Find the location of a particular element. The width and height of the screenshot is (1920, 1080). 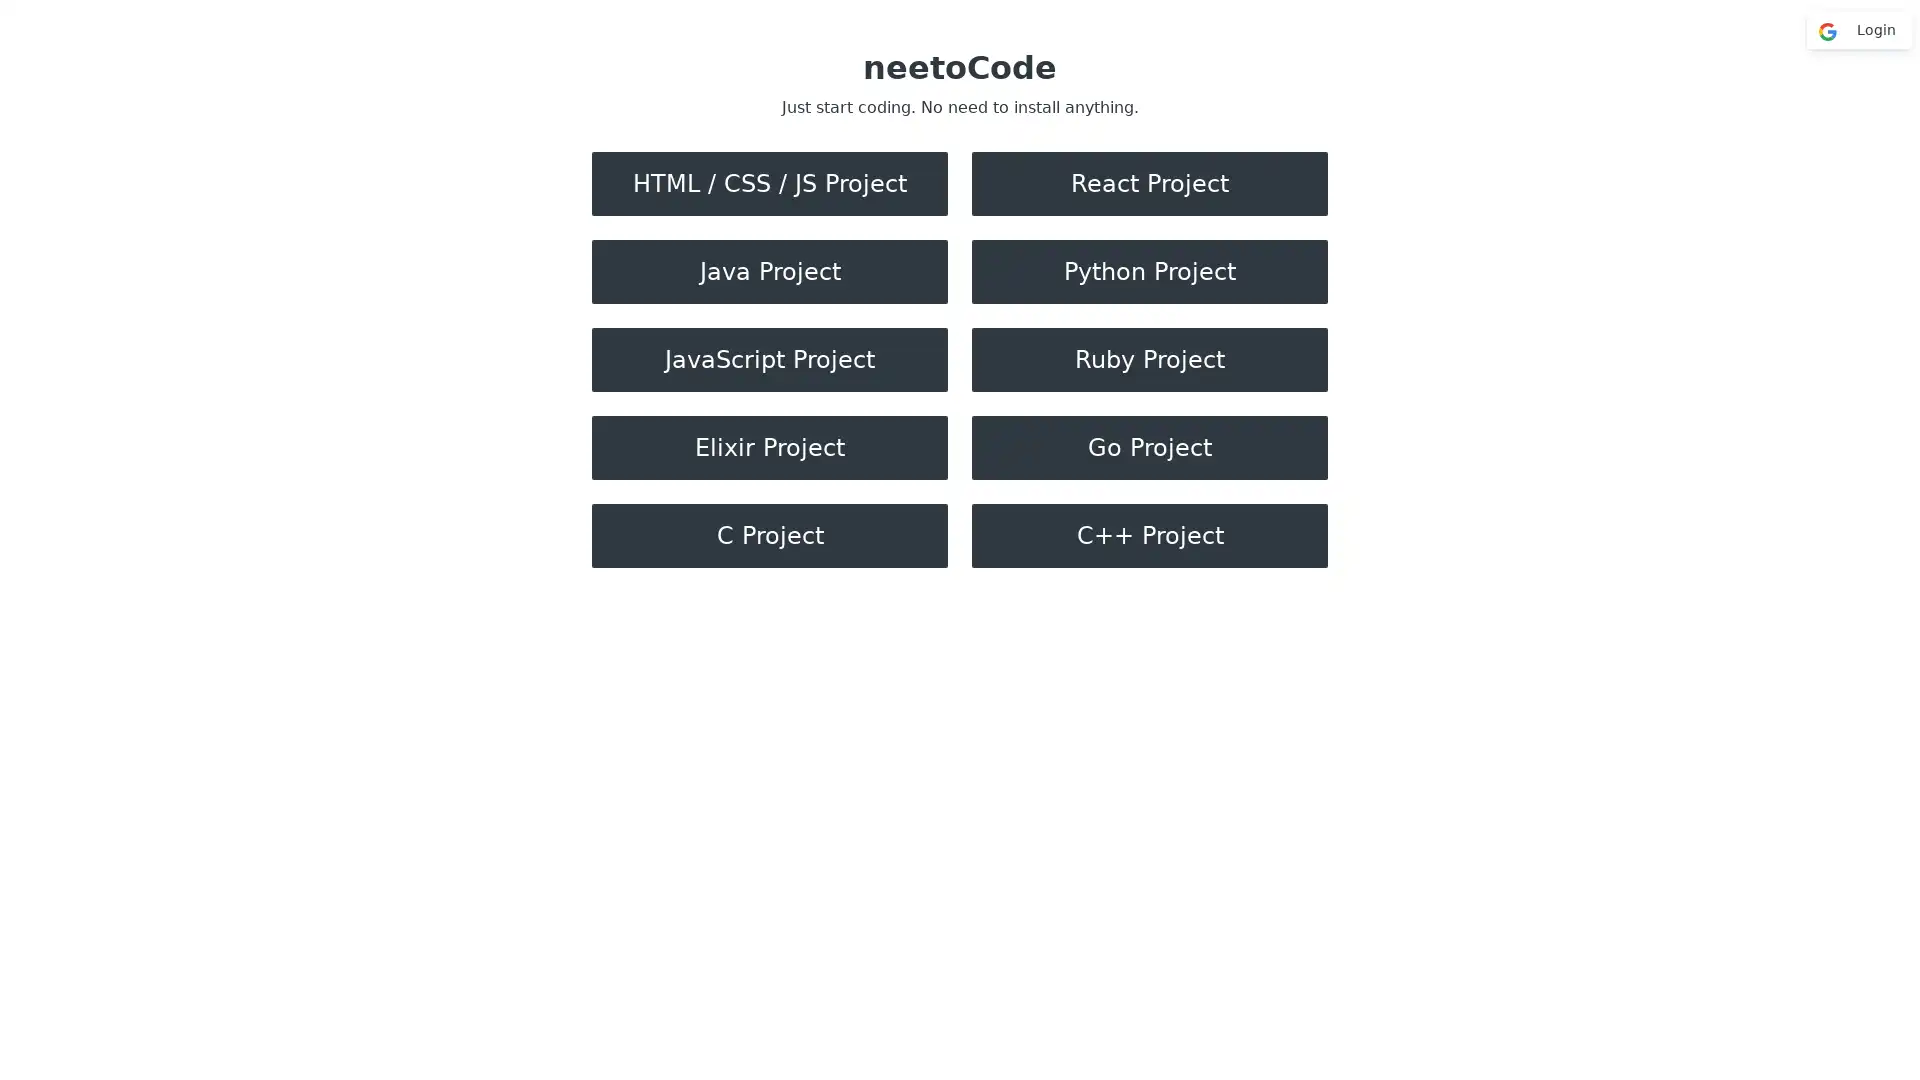

HTML / CSS / JS Project is located at coordinates (768, 184).